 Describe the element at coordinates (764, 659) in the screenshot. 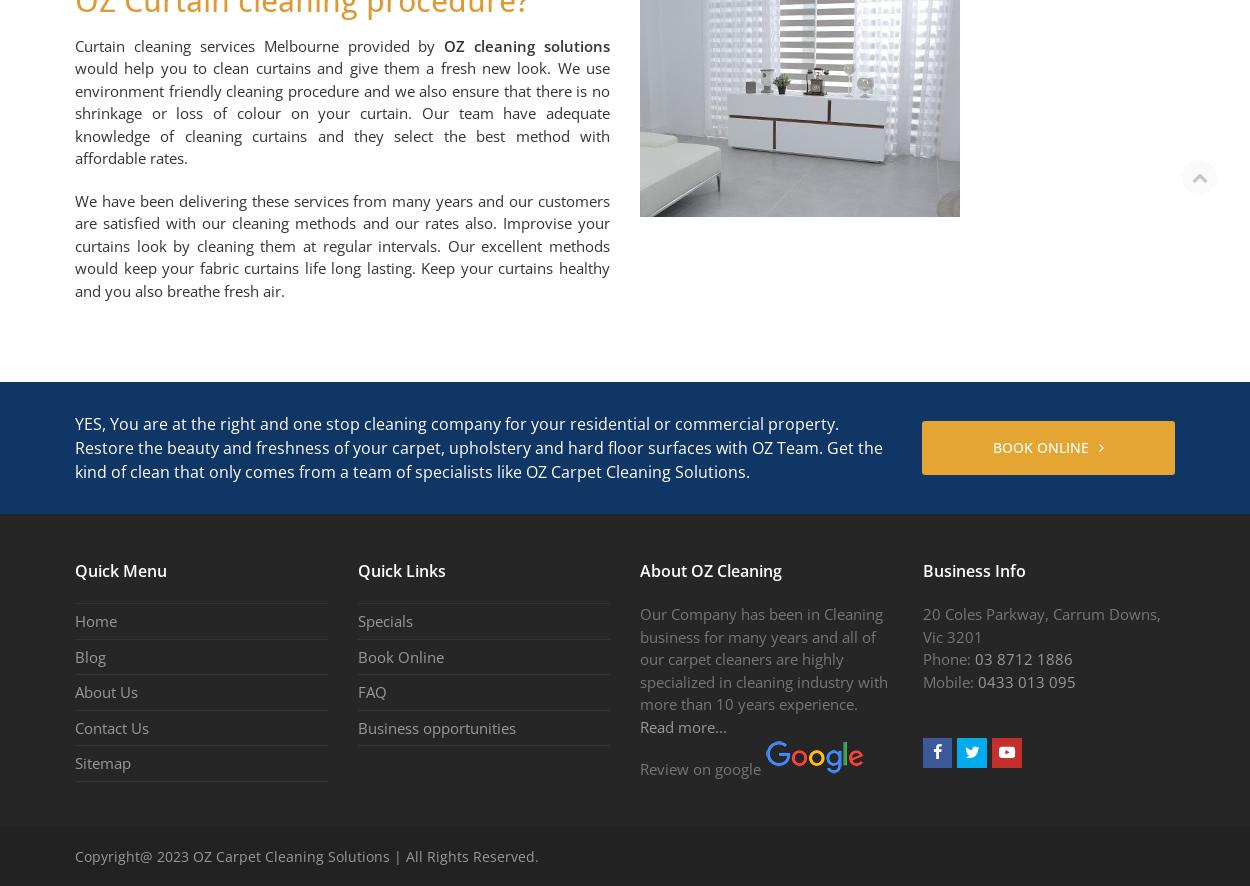

I see `'Our Company has been in Cleaning business for many years and all of our carpet cleaners are highly specialized in cleaning industry with more than 10 years experience.'` at that location.